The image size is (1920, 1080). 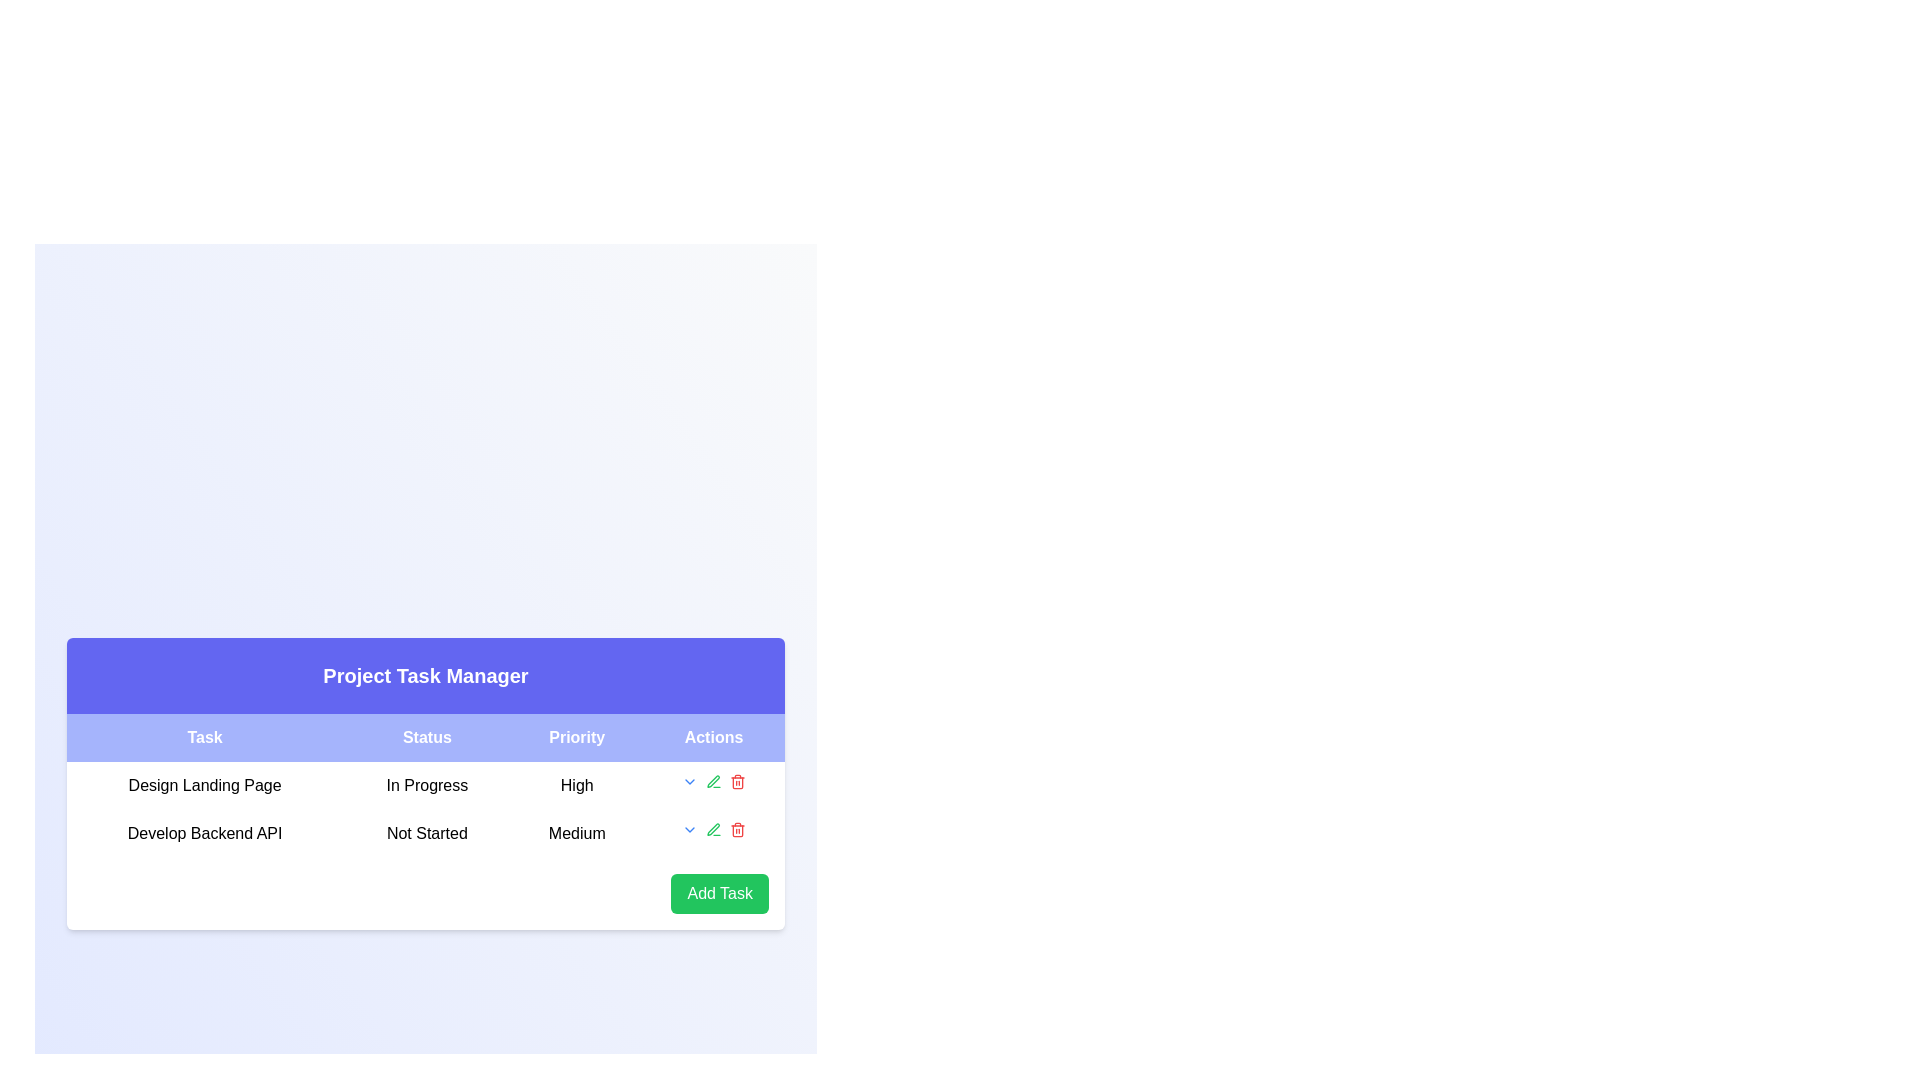 What do you see at coordinates (425, 785) in the screenshot?
I see `the first table row containing the text 'Design Landing Page', which is located in a table with headers 'Task', 'Status', 'Priority', and 'Actions'` at bounding box center [425, 785].